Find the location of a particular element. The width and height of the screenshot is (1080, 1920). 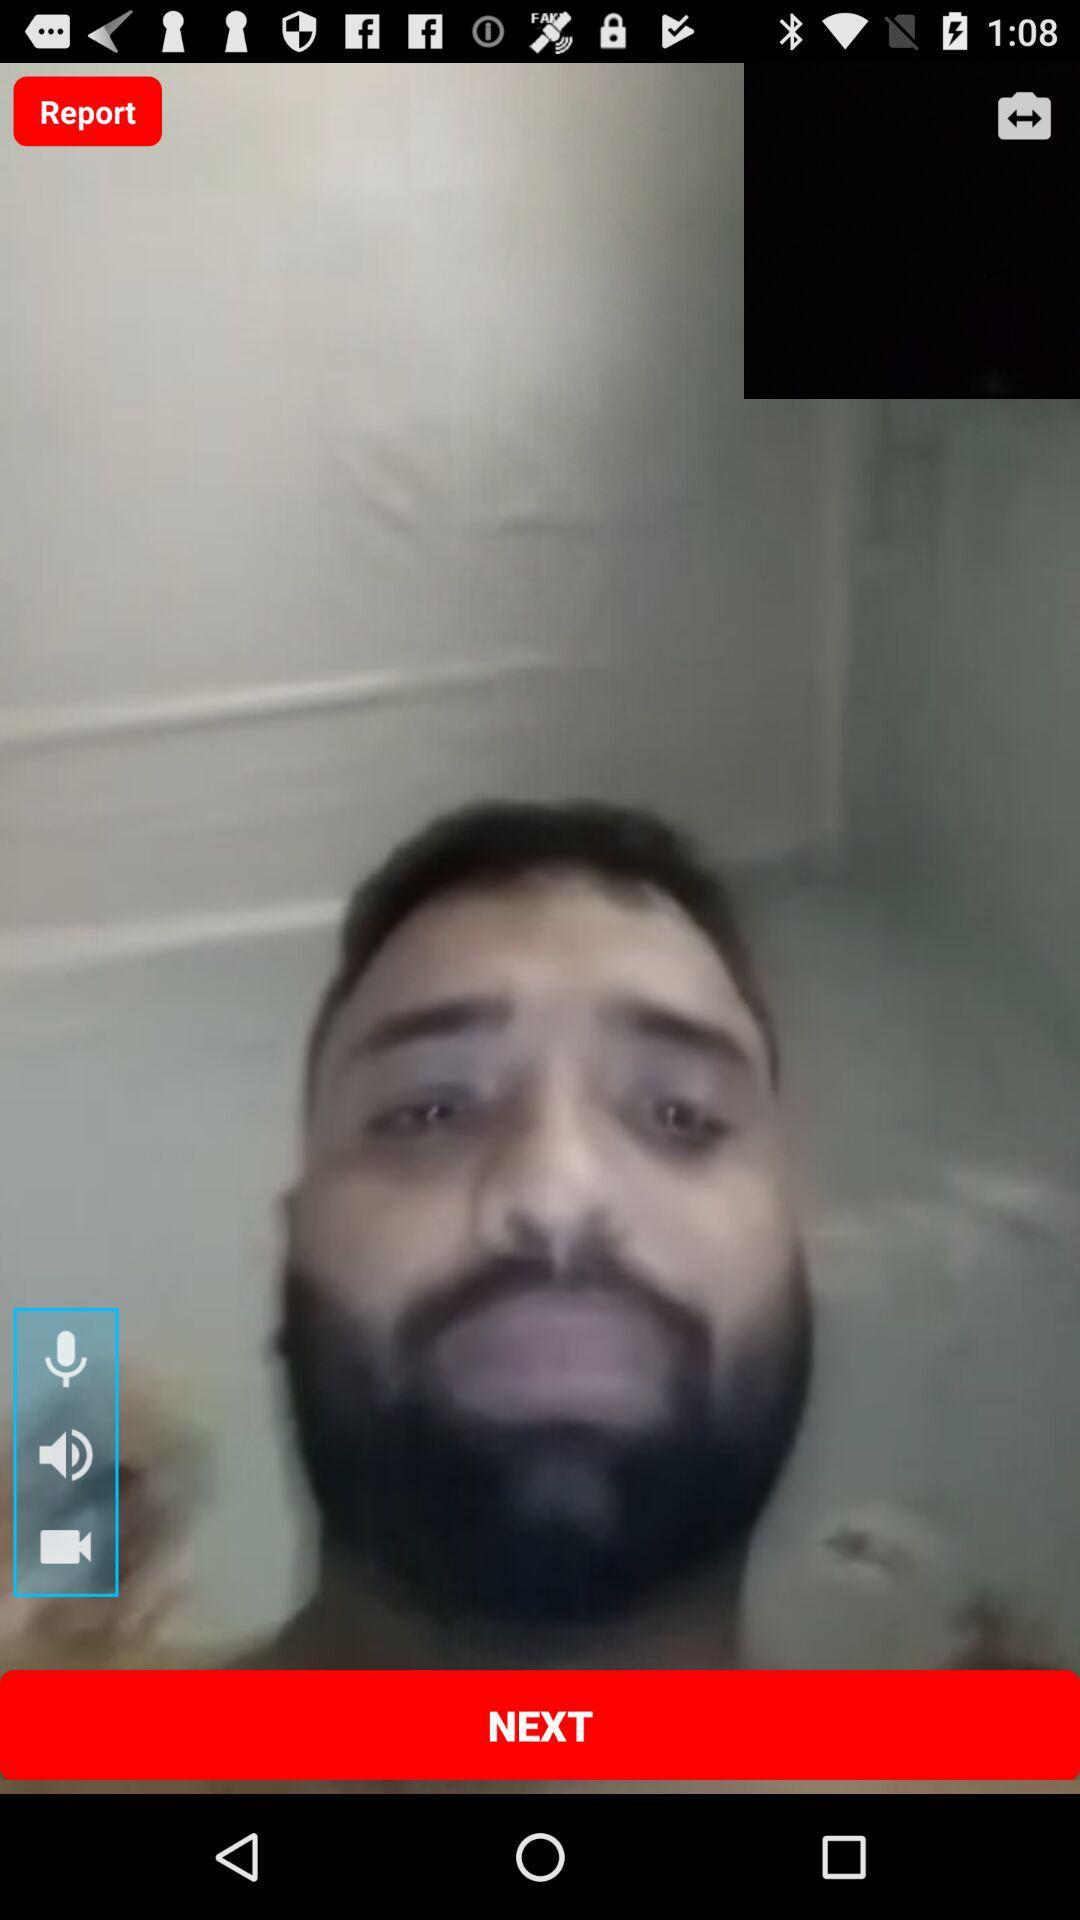

open camera is located at coordinates (1024, 117).